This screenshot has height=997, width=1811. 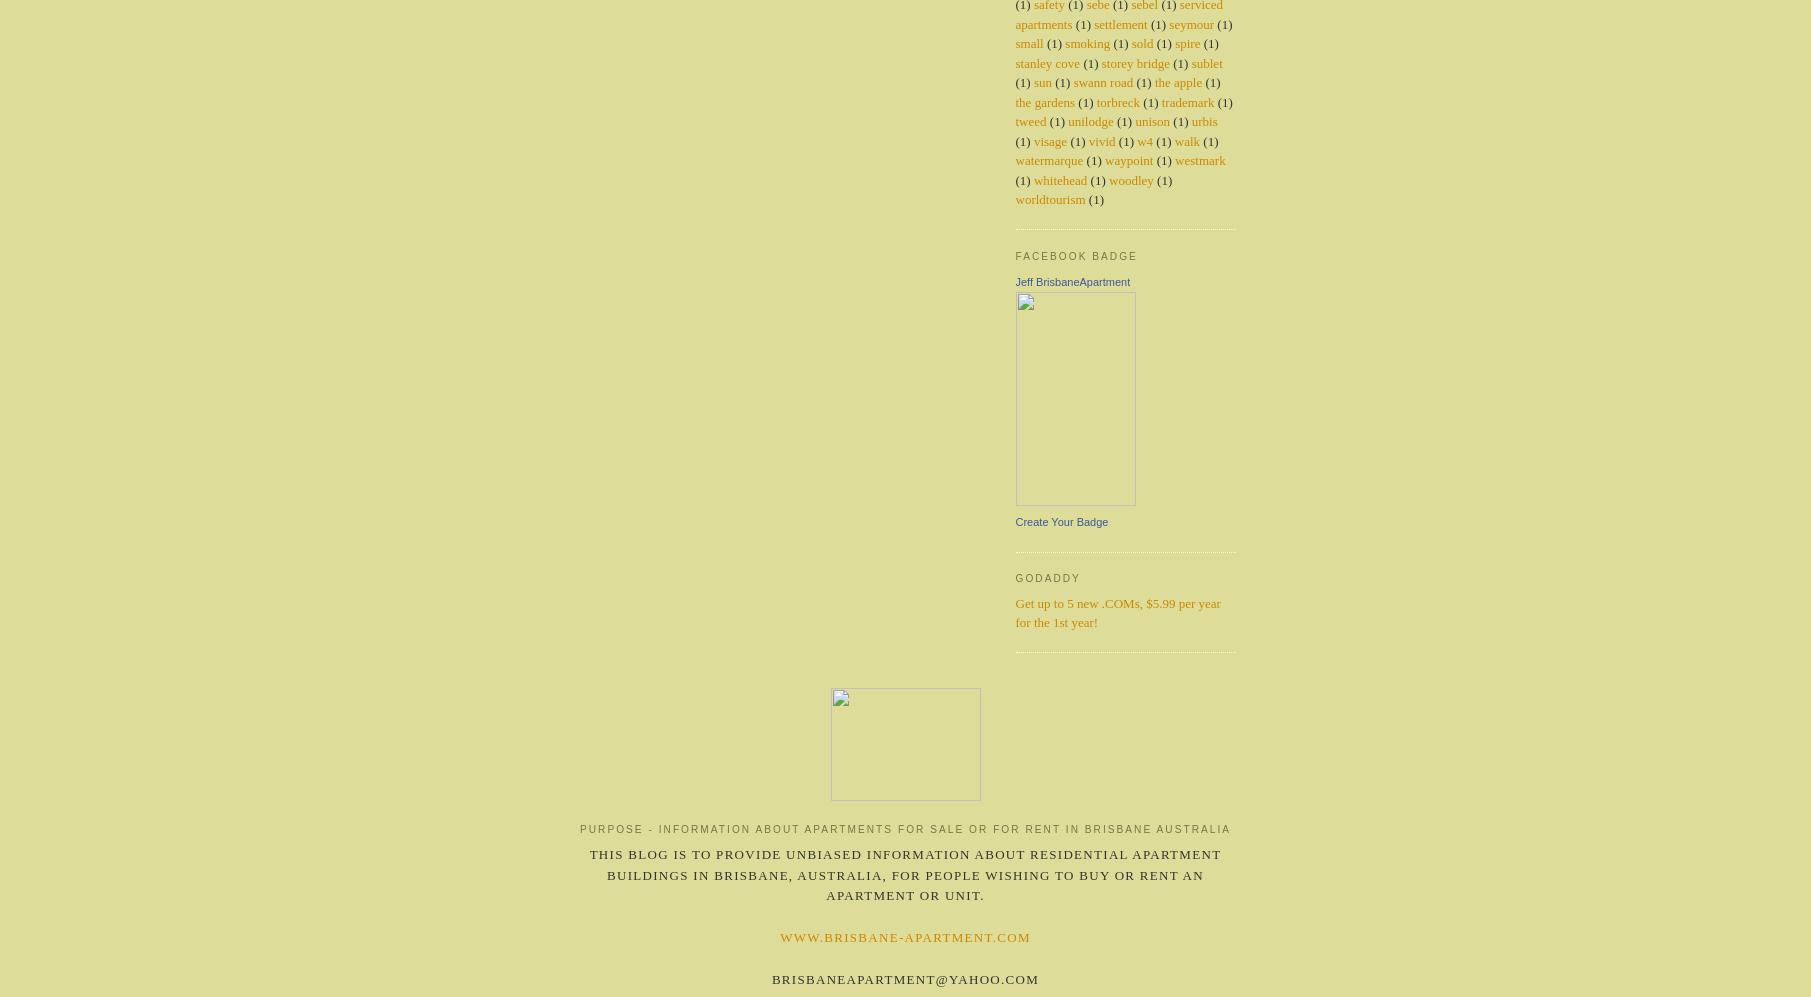 I want to click on 'westmark', so click(x=1198, y=159).